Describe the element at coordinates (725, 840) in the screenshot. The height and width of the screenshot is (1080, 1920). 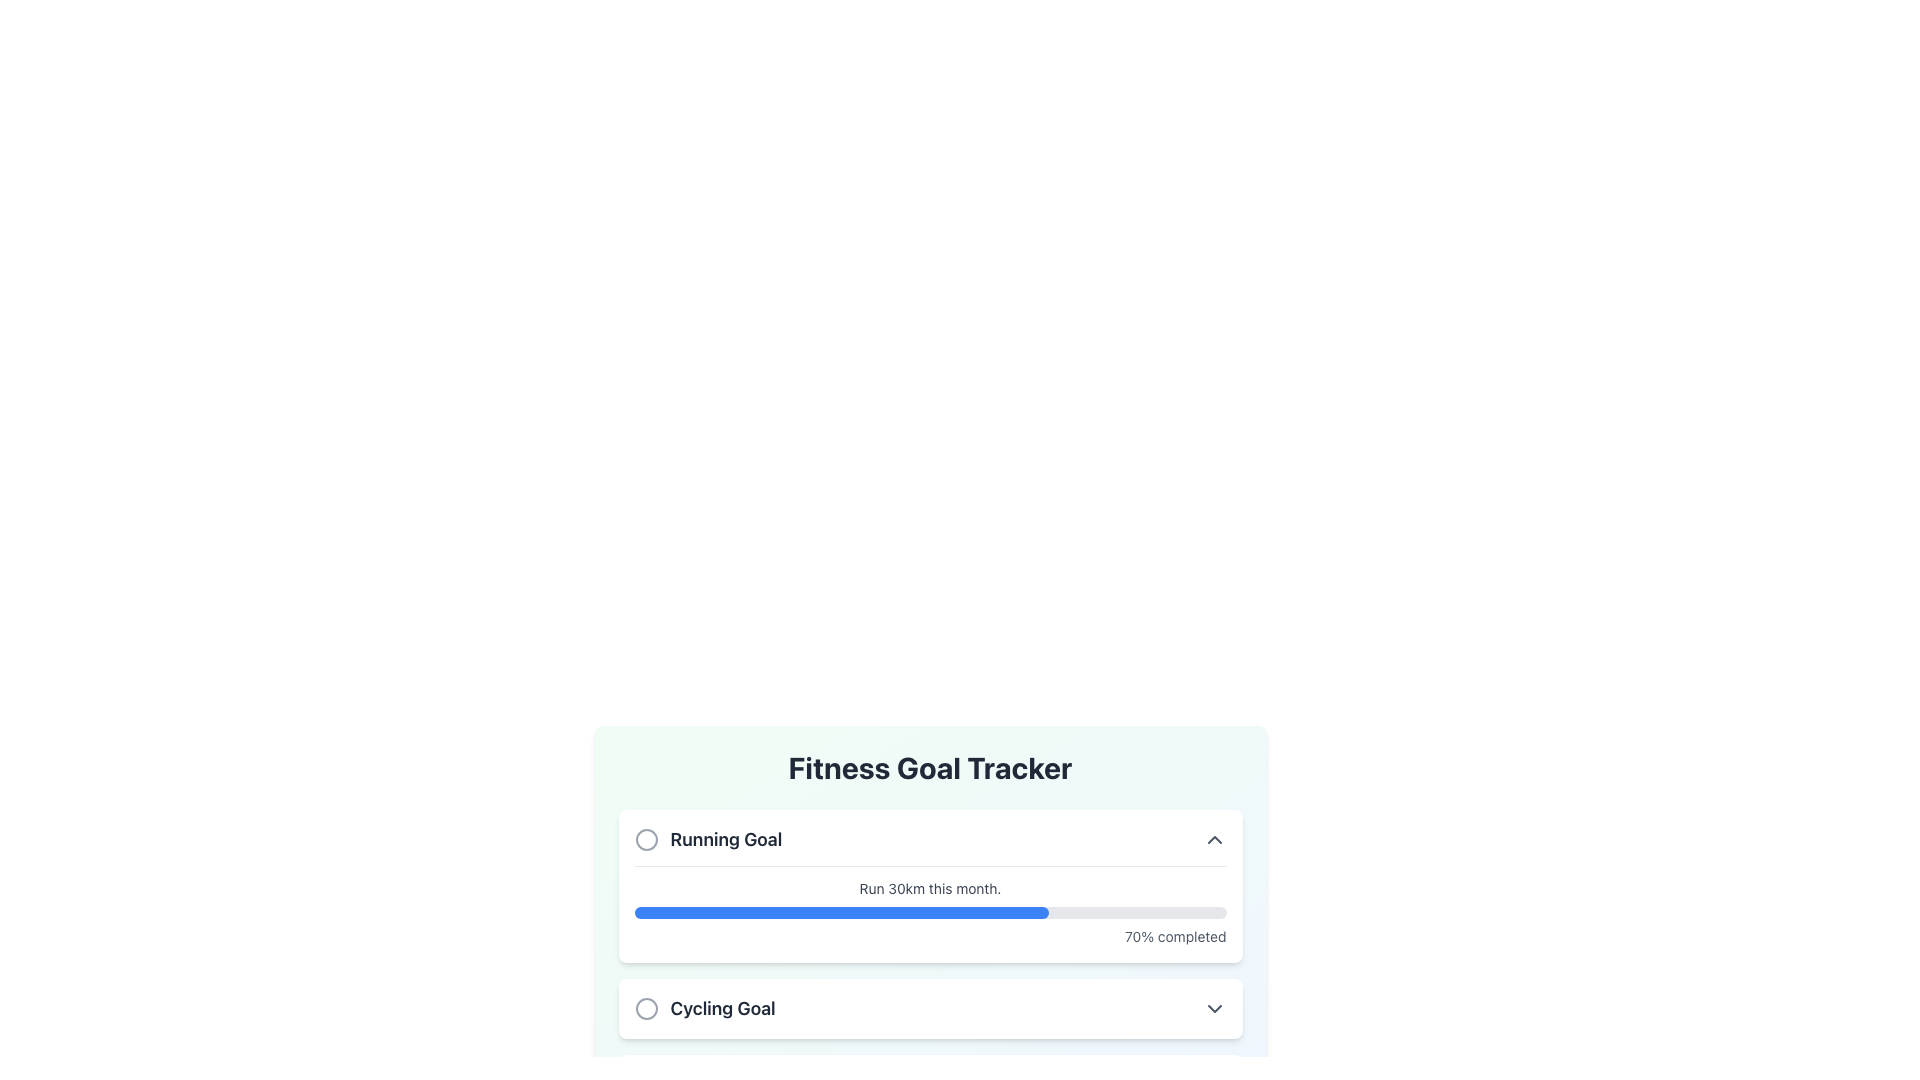
I see `the 'Running Goal' text label, which is styled in bold and located in the Fitness Goal Tracker interface, to the right of a circular control icon` at that location.